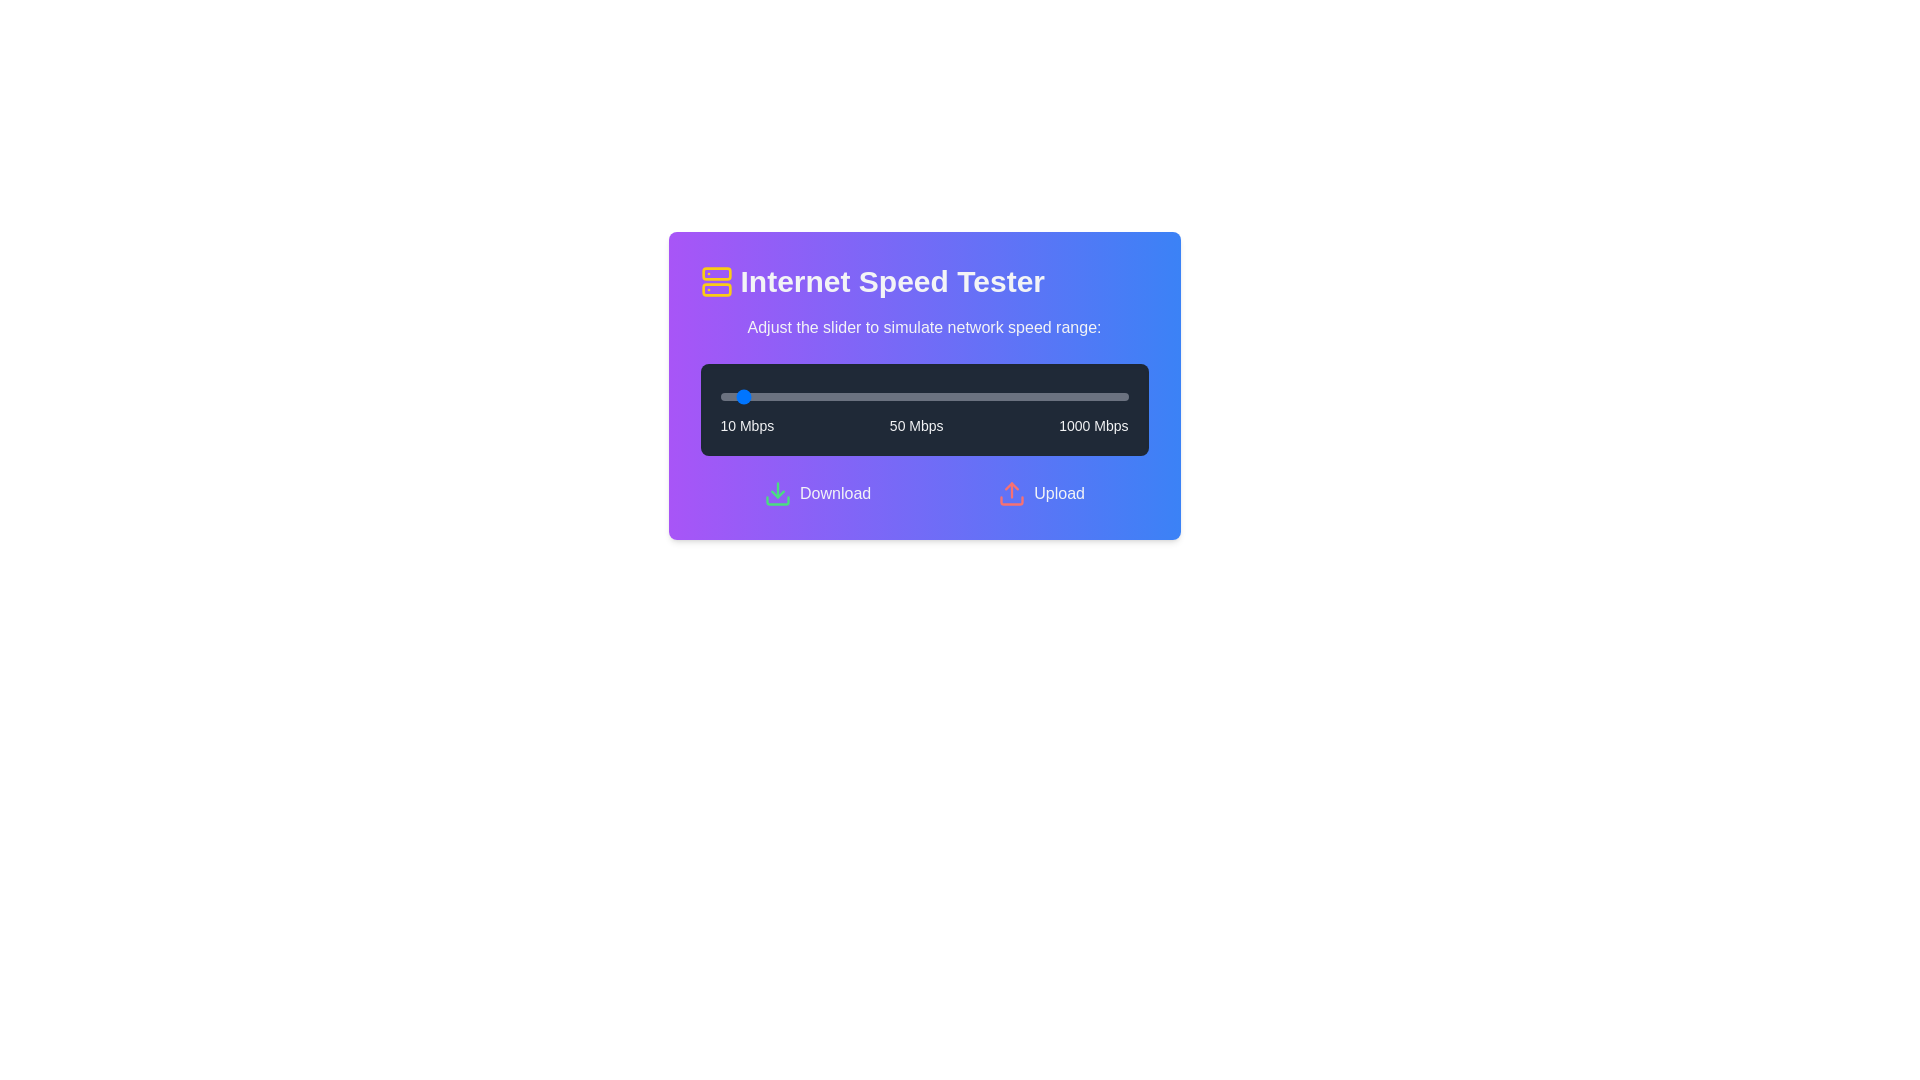  What do you see at coordinates (1006, 397) in the screenshot?
I see `the slider to set the speed to 703 Mbps` at bounding box center [1006, 397].